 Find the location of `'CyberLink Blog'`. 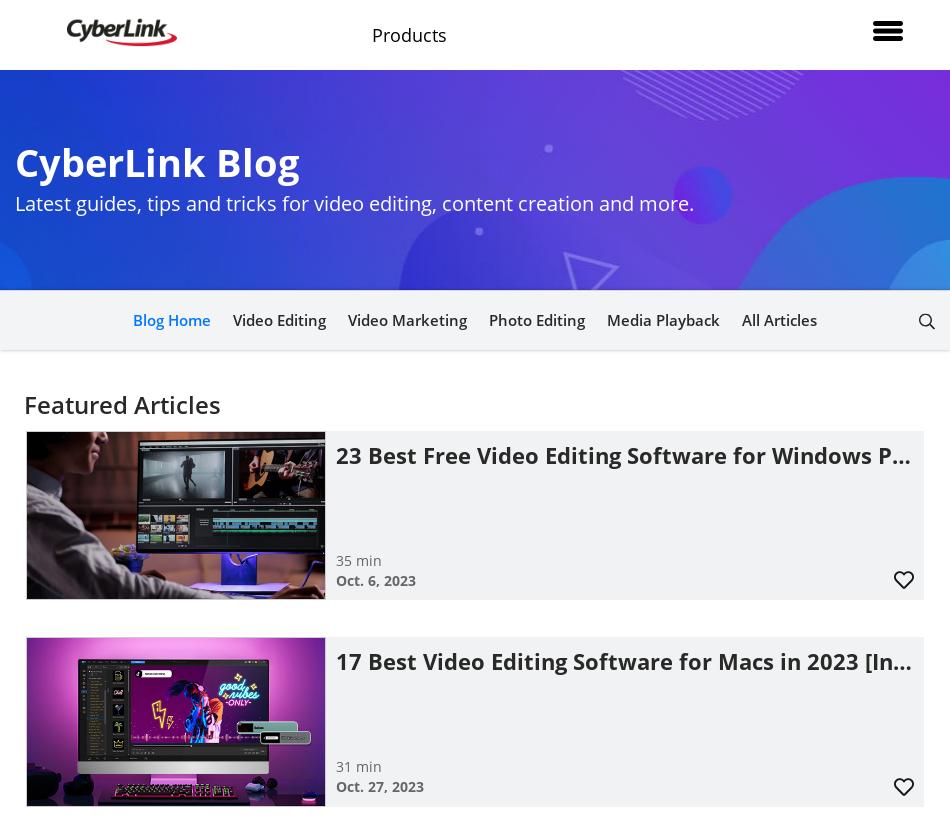

'CyberLink Blog' is located at coordinates (157, 162).